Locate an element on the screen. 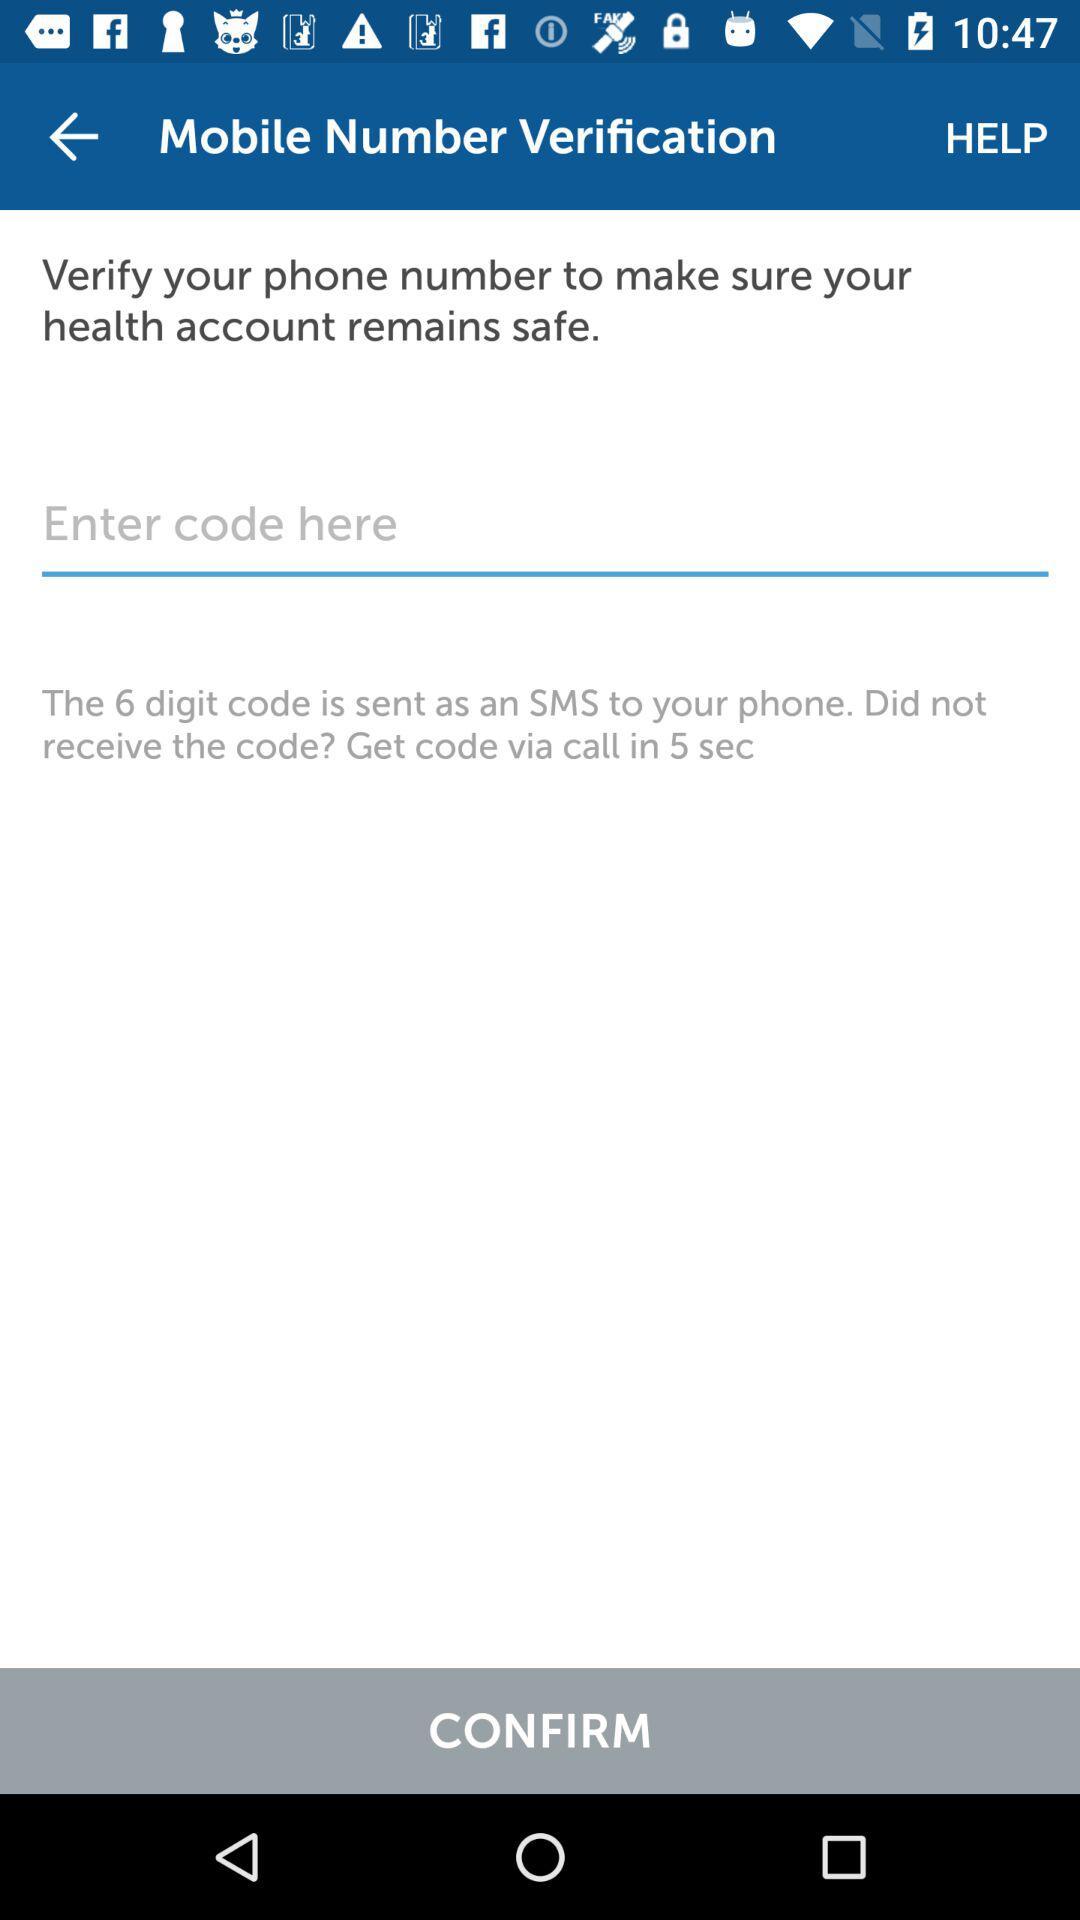  the item above the 6 digit is located at coordinates (545, 533).